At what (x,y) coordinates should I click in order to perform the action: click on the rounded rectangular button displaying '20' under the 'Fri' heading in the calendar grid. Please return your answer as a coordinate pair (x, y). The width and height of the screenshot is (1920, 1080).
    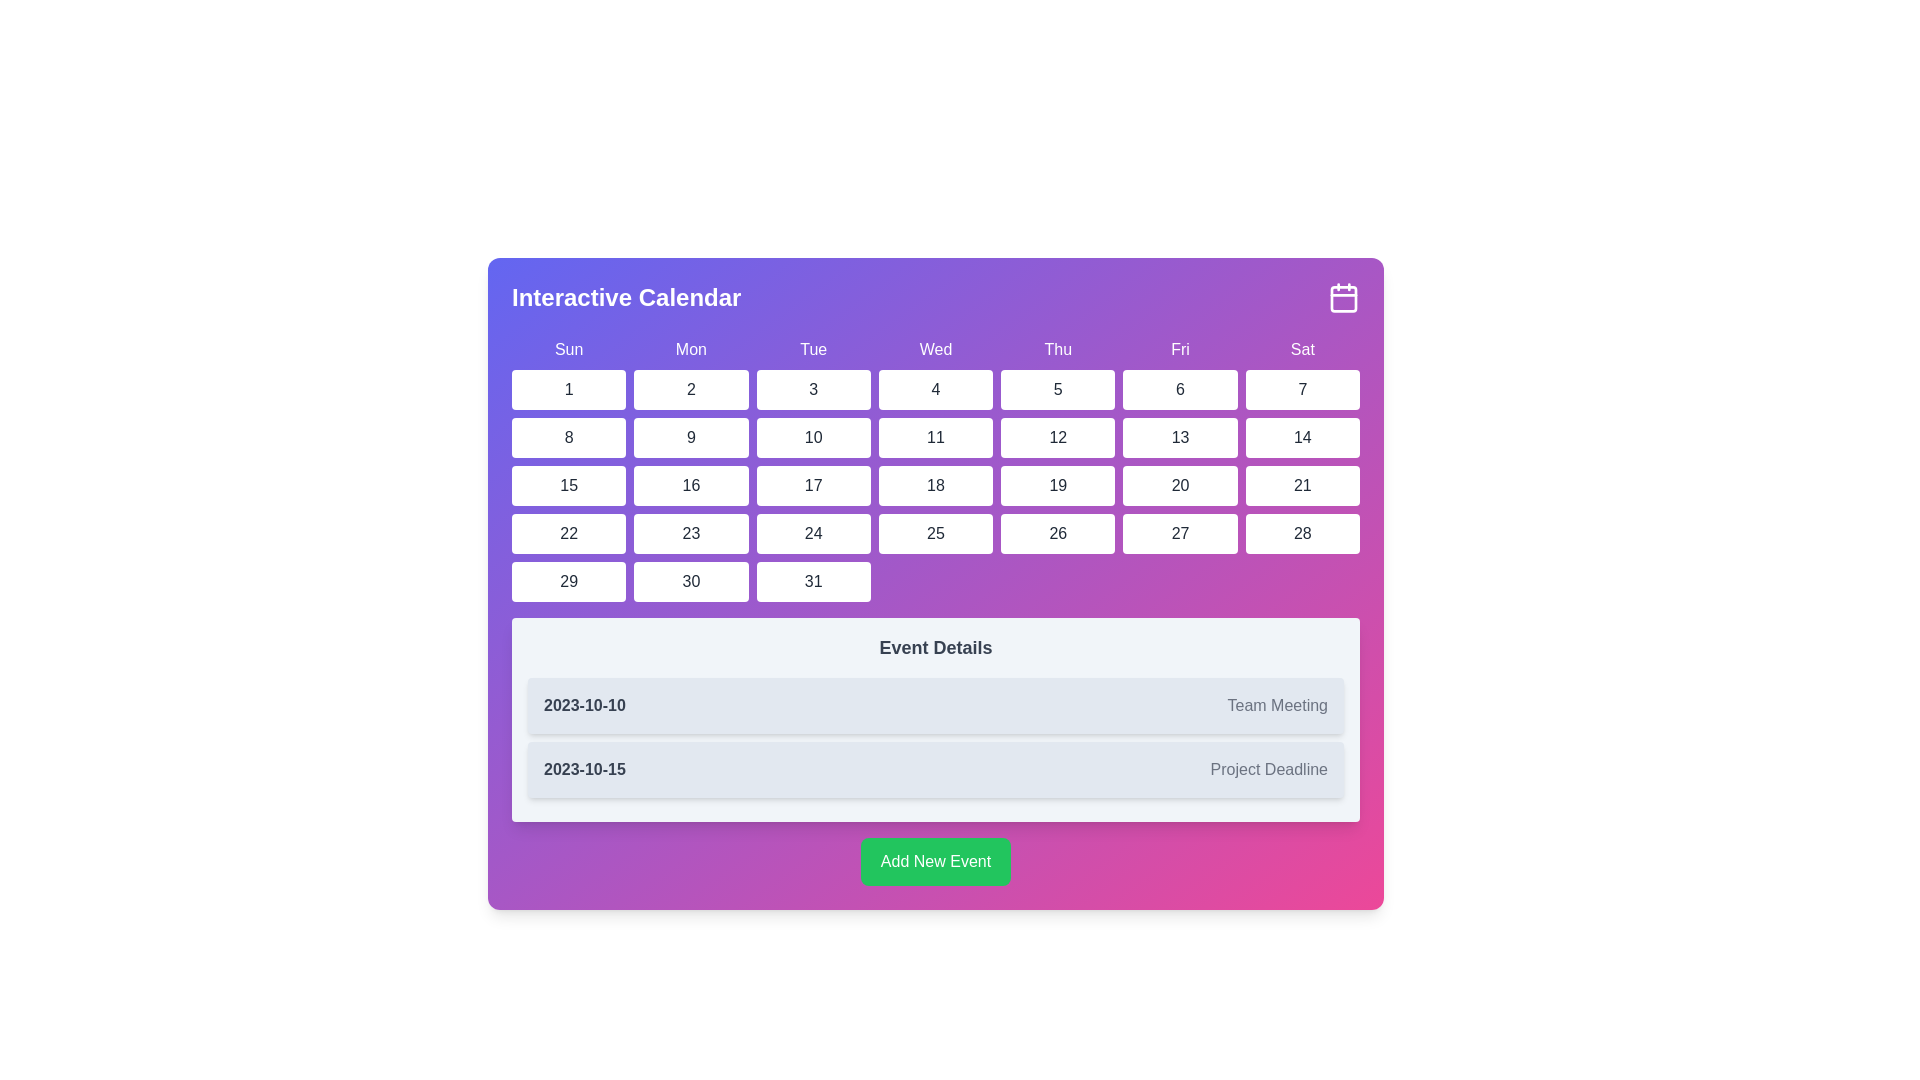
    Looking at the image, I should click on (1180, 486).